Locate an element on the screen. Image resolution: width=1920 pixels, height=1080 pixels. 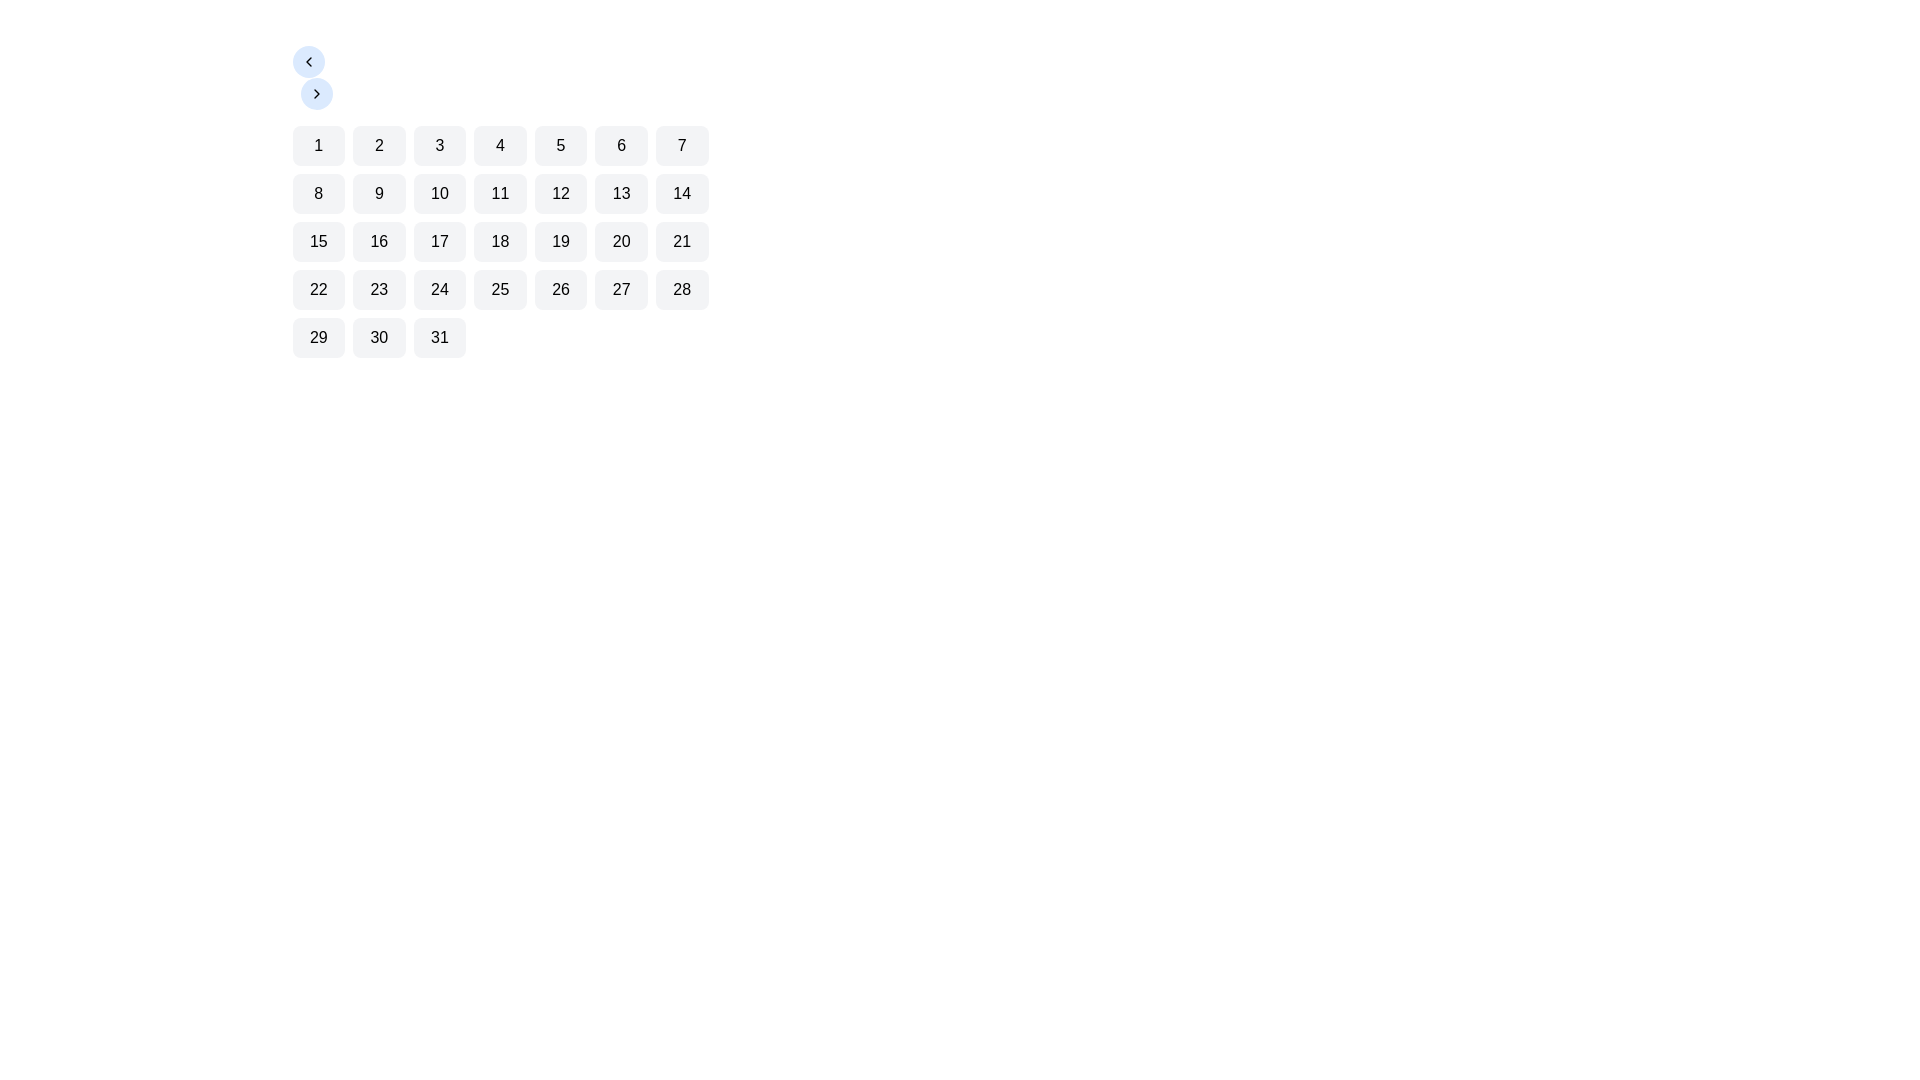
the navigation button located at the top-left corner of the interface, which is the second interactive element from the left is located at coordinates (315, 93).